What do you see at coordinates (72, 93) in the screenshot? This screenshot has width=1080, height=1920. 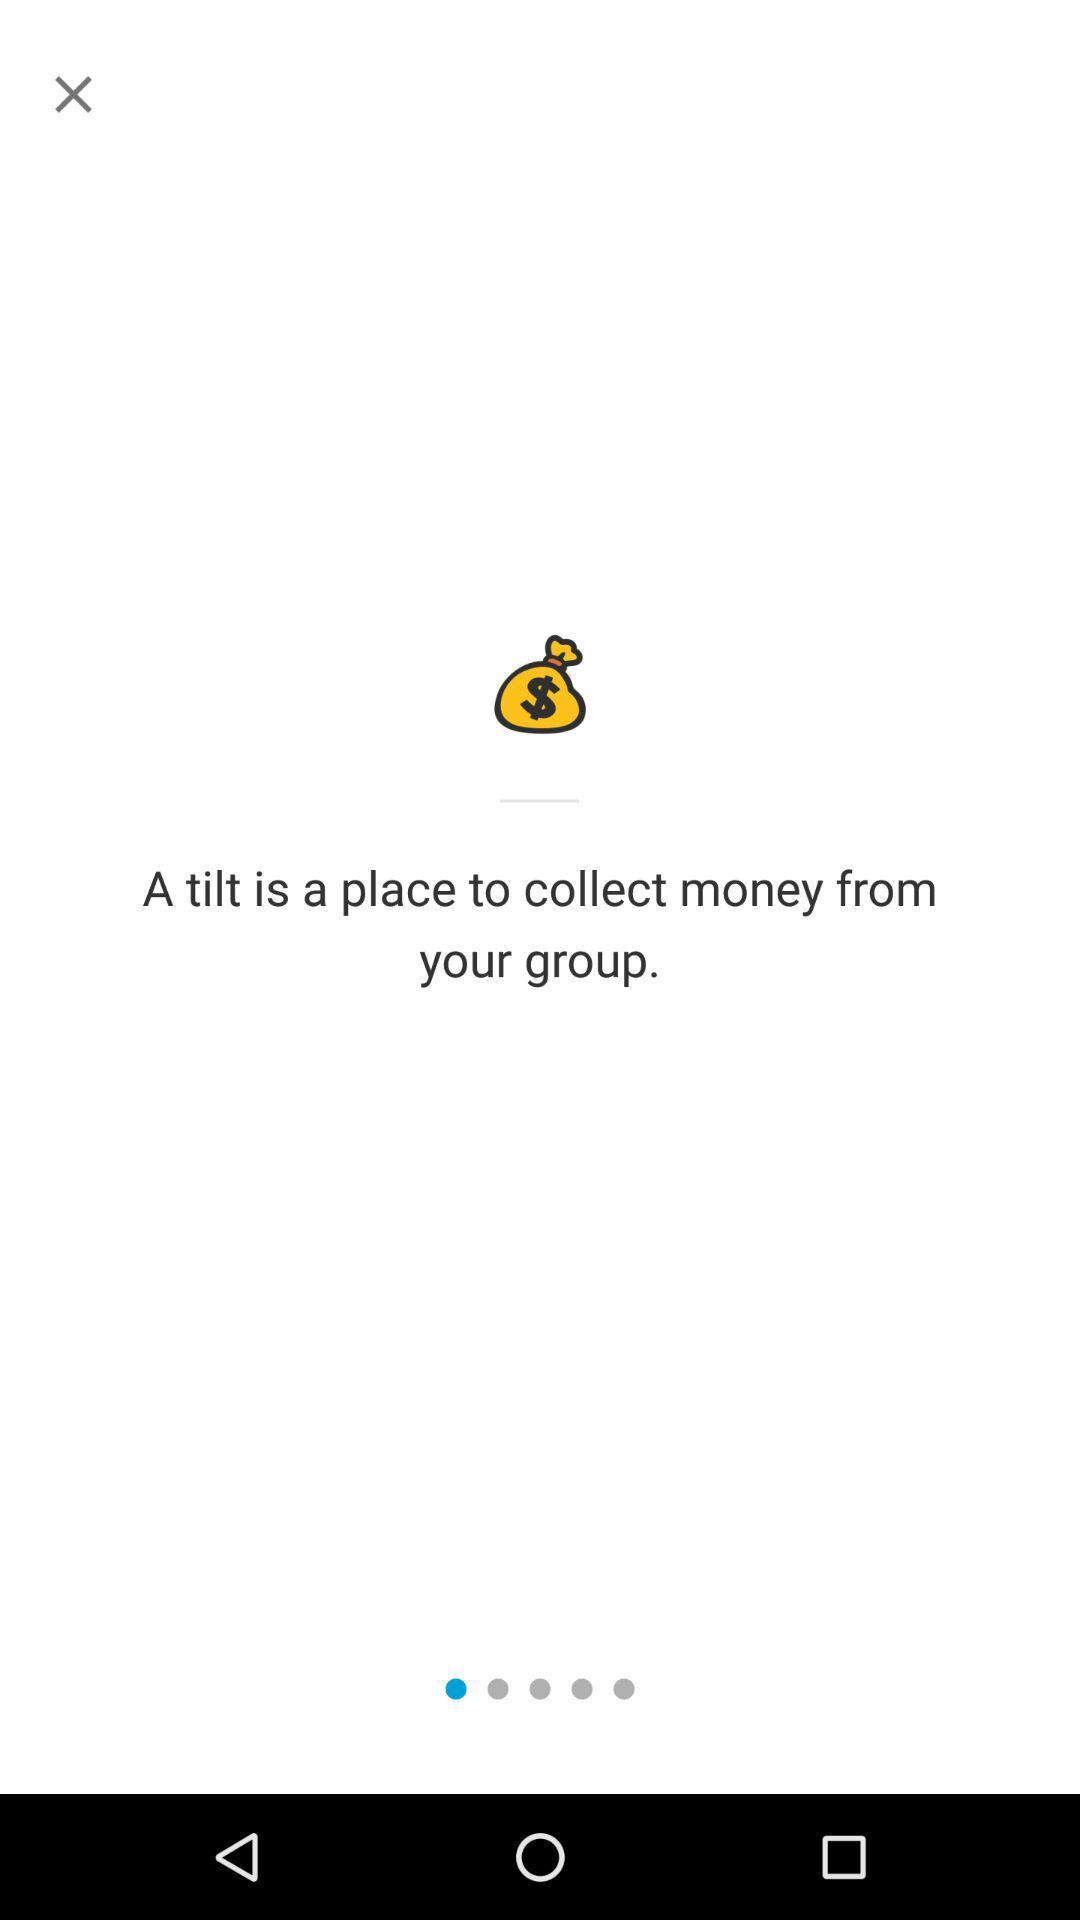 I see `icon at the top left corner` at bounding box center [72, 93].